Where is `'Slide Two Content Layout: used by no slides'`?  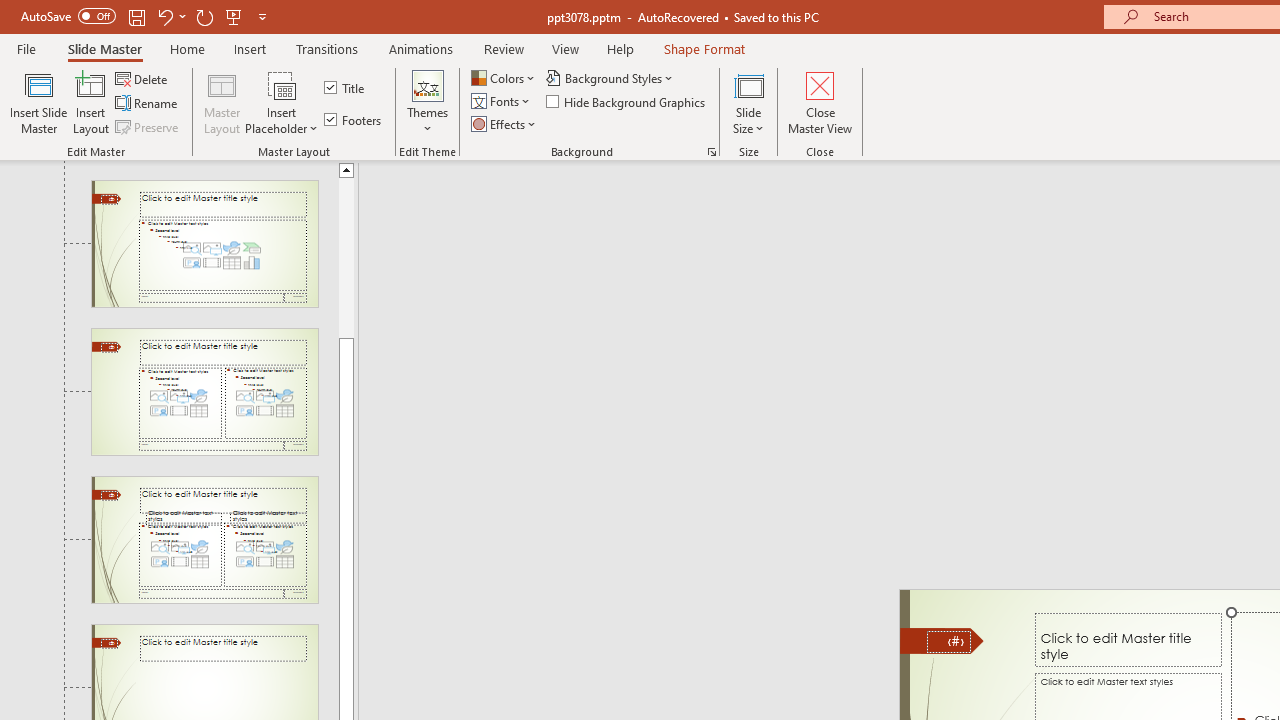
'Slide Two Content Layout: used by no slides' is located at coordinates (204, 392).